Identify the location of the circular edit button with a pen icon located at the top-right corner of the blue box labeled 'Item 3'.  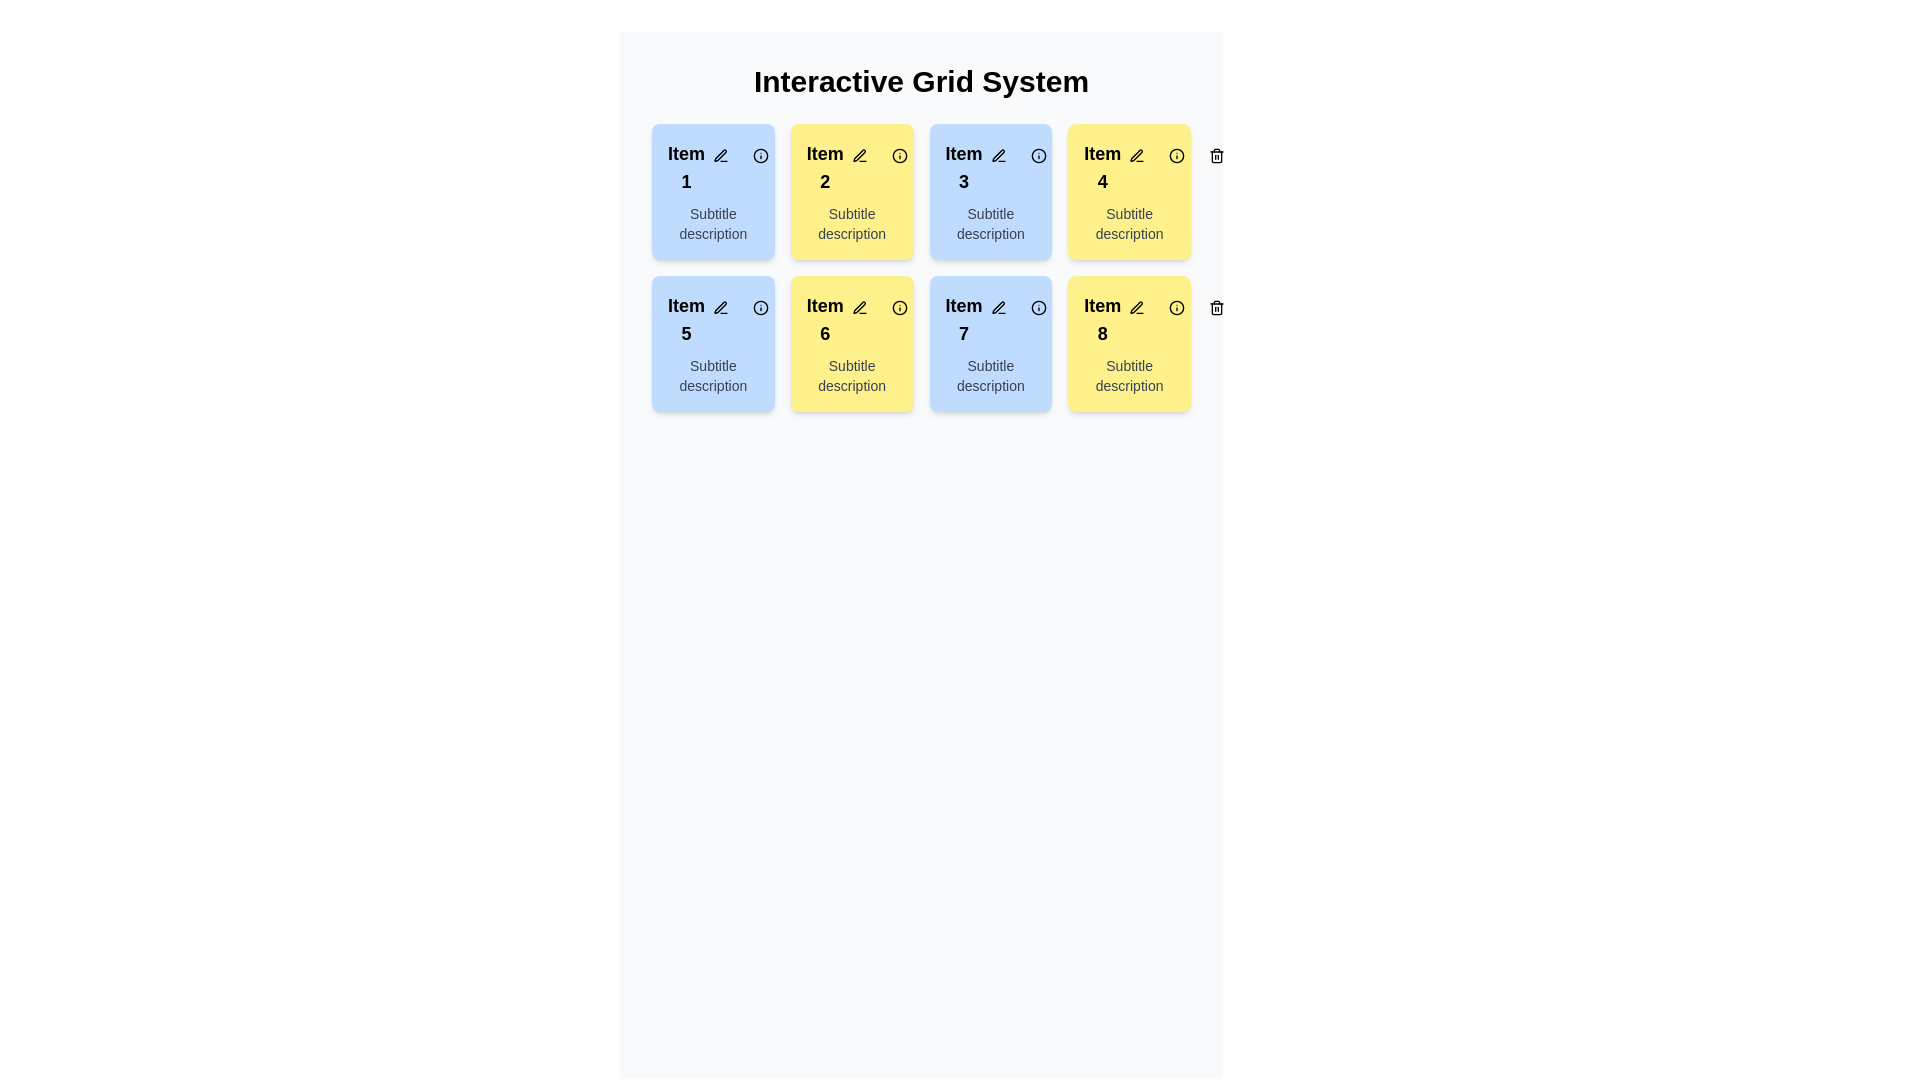
(998, 154).